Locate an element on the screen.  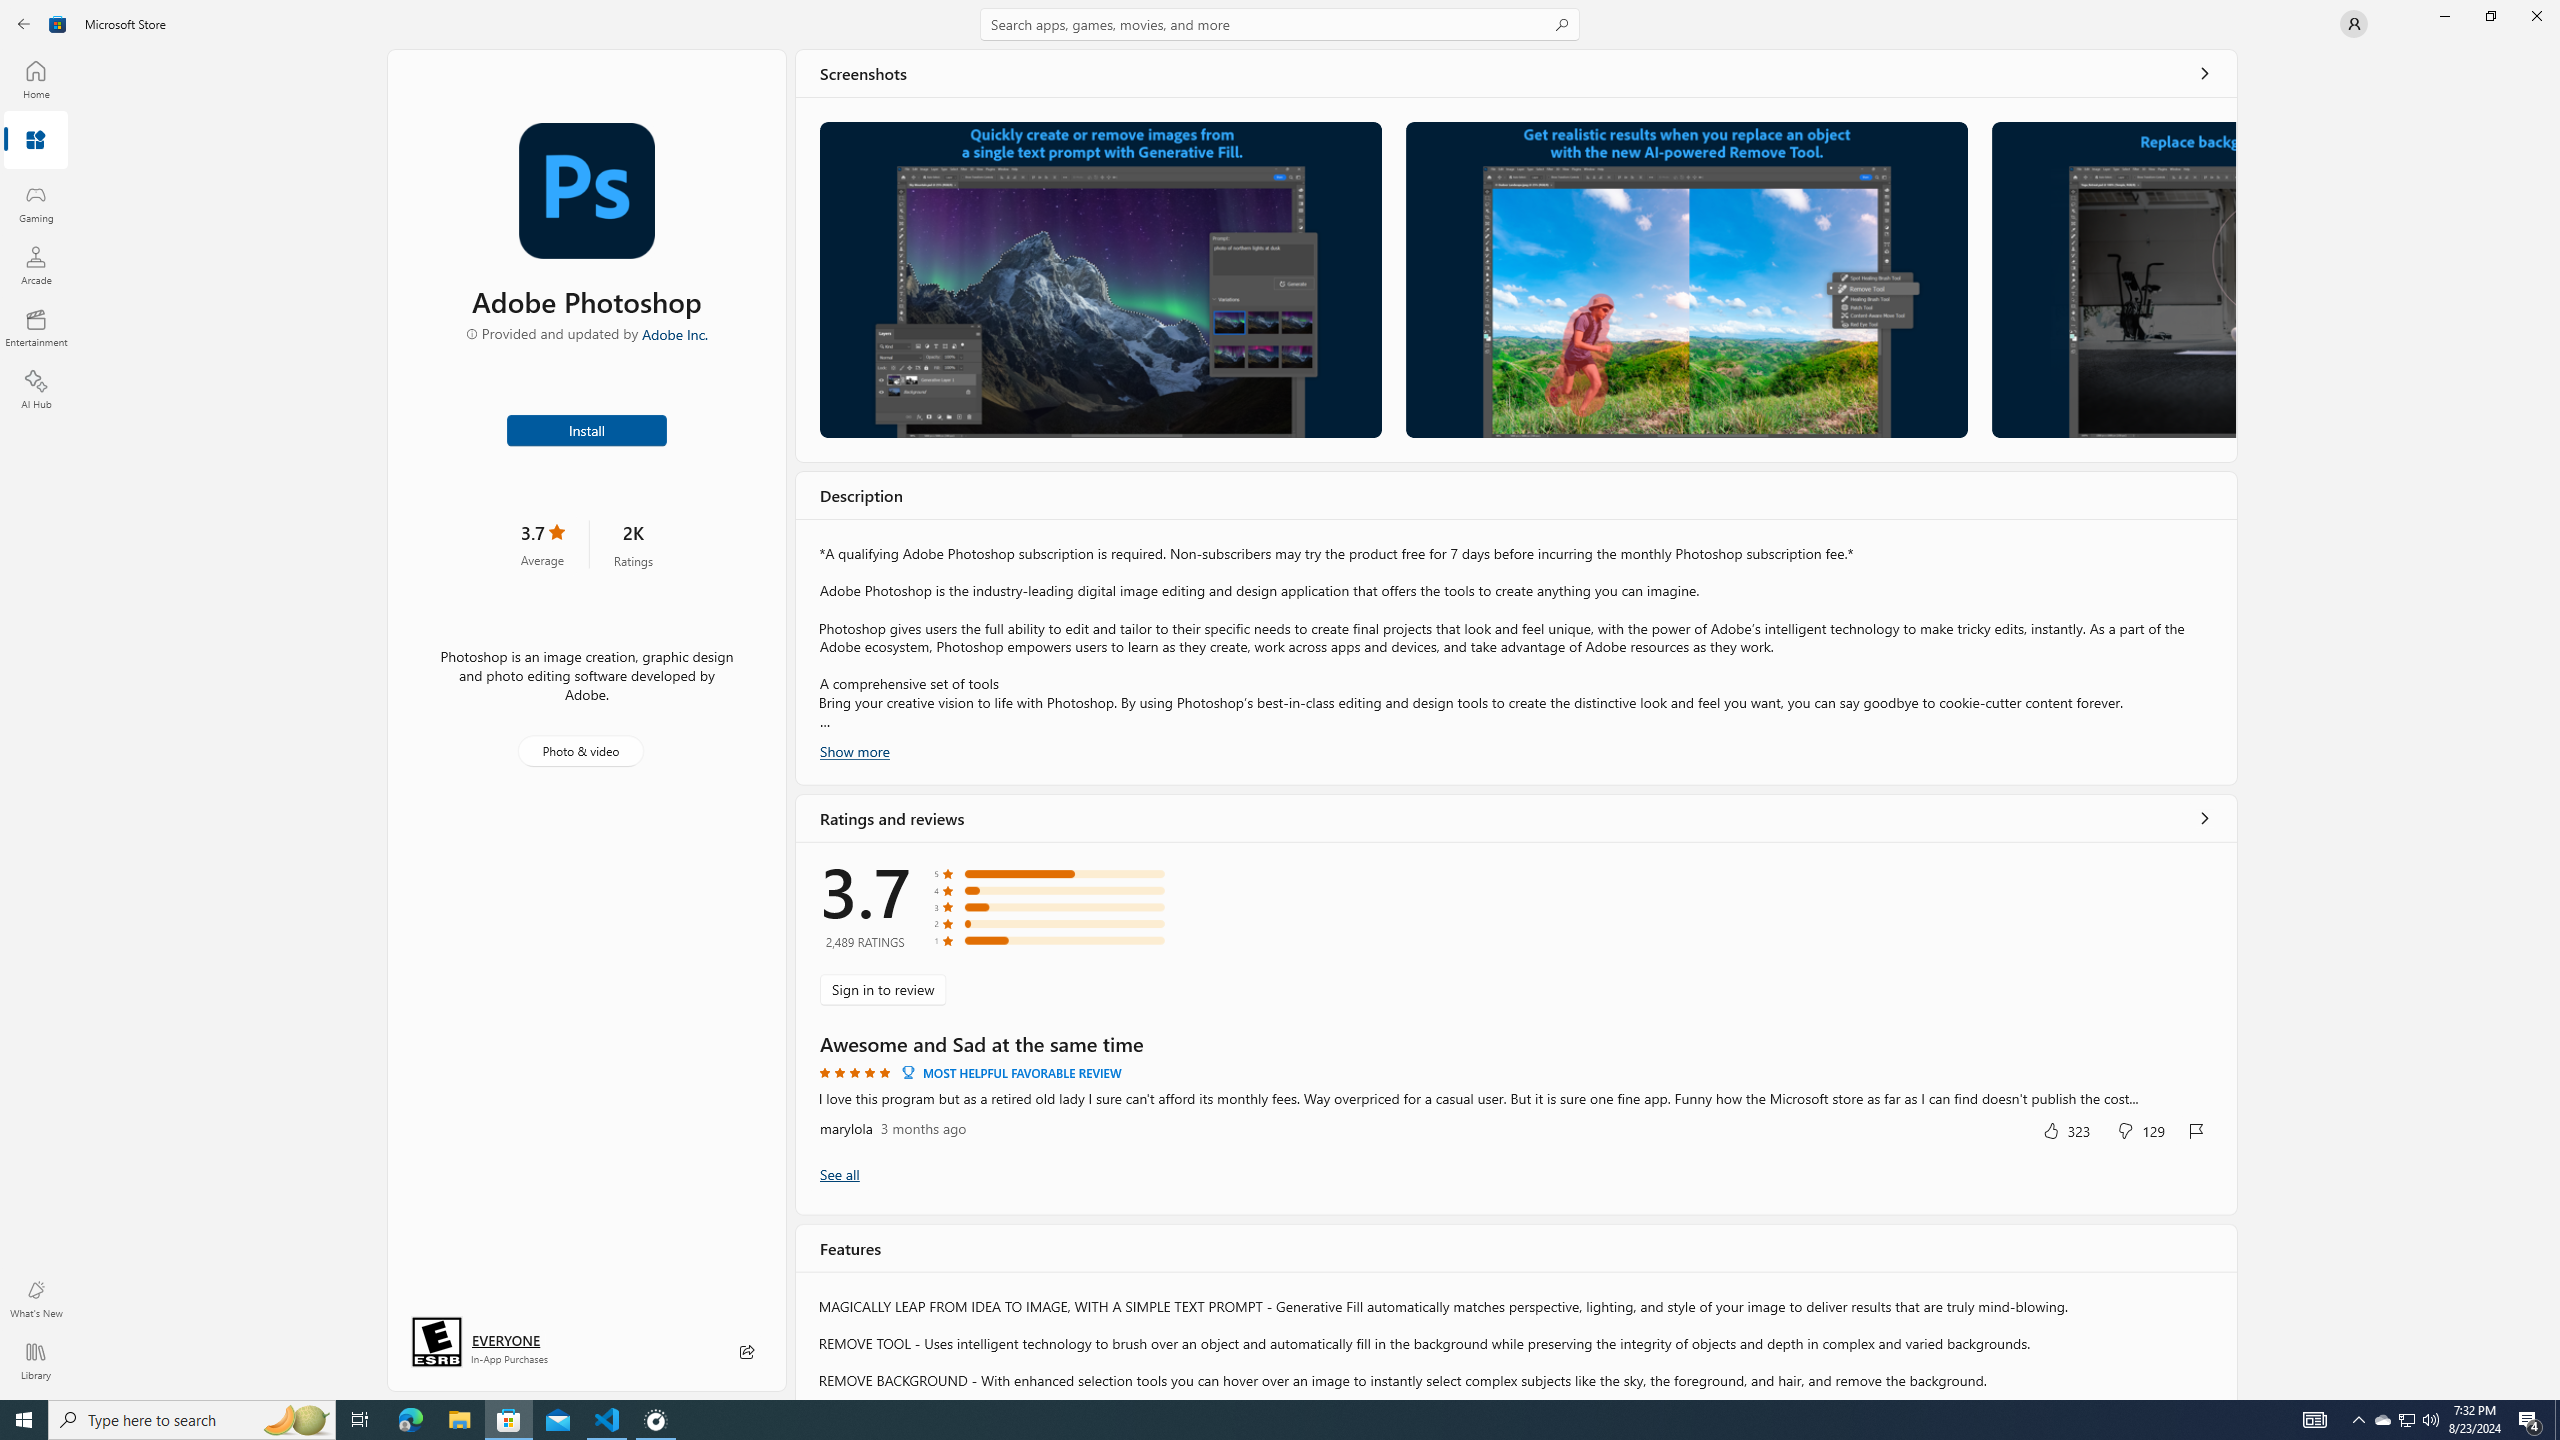
'Back' is located at coordinates (24, 22).